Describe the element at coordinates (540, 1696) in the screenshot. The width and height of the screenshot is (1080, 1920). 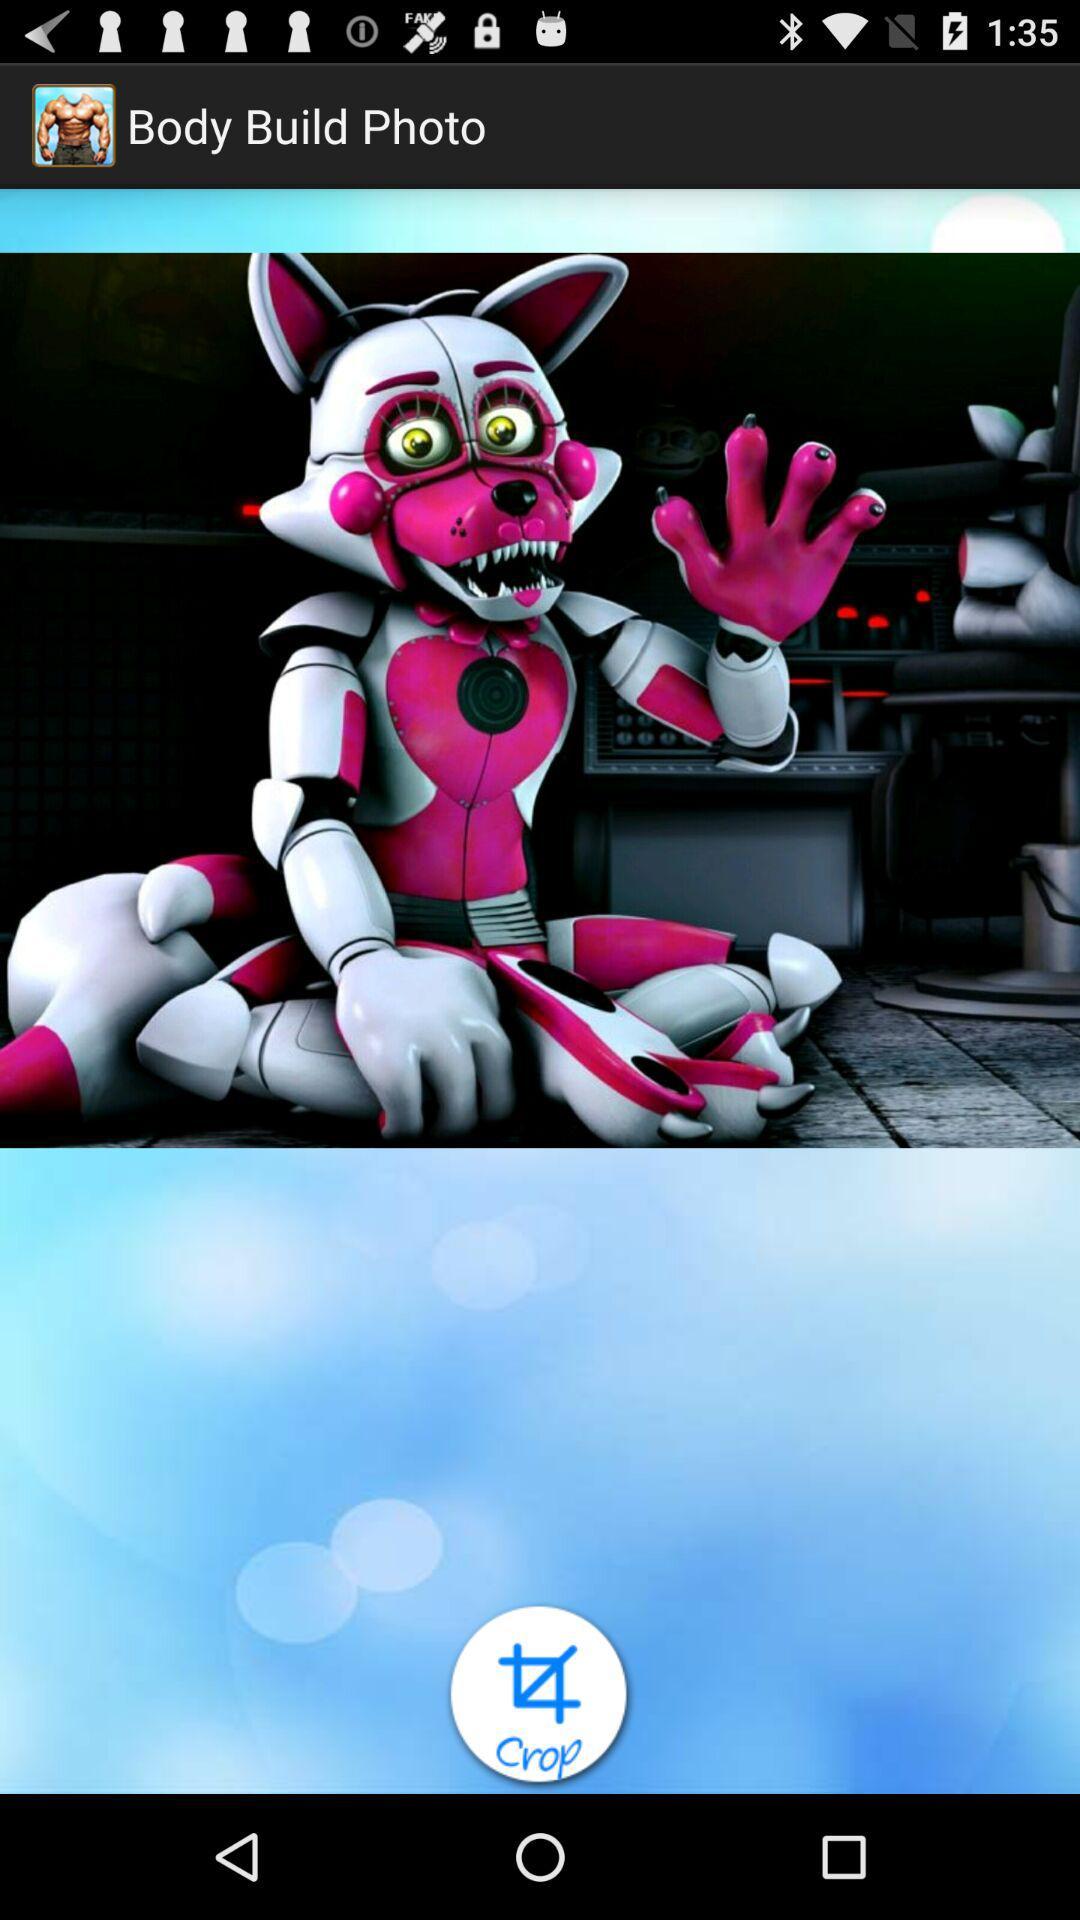
I see `icon at the bottom` at that location.